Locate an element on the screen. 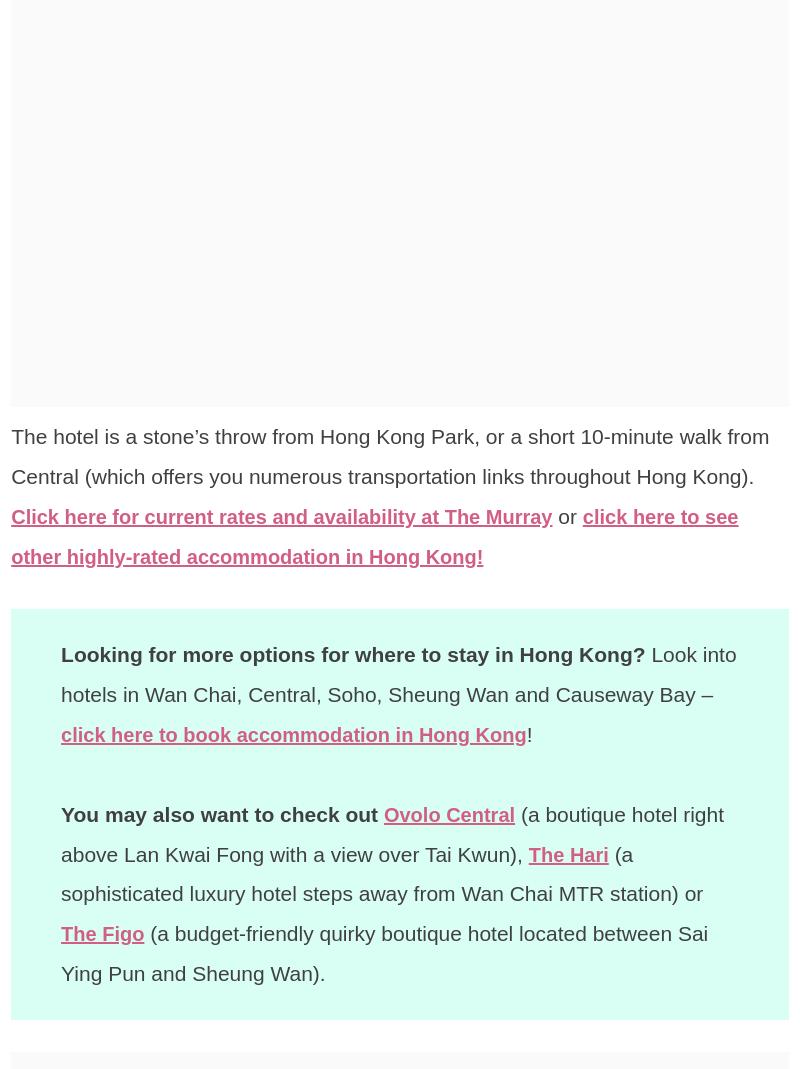 Image resolution: width=800 pixels, height=1069 pixels. 'or' is located at coordinates (593, 515).